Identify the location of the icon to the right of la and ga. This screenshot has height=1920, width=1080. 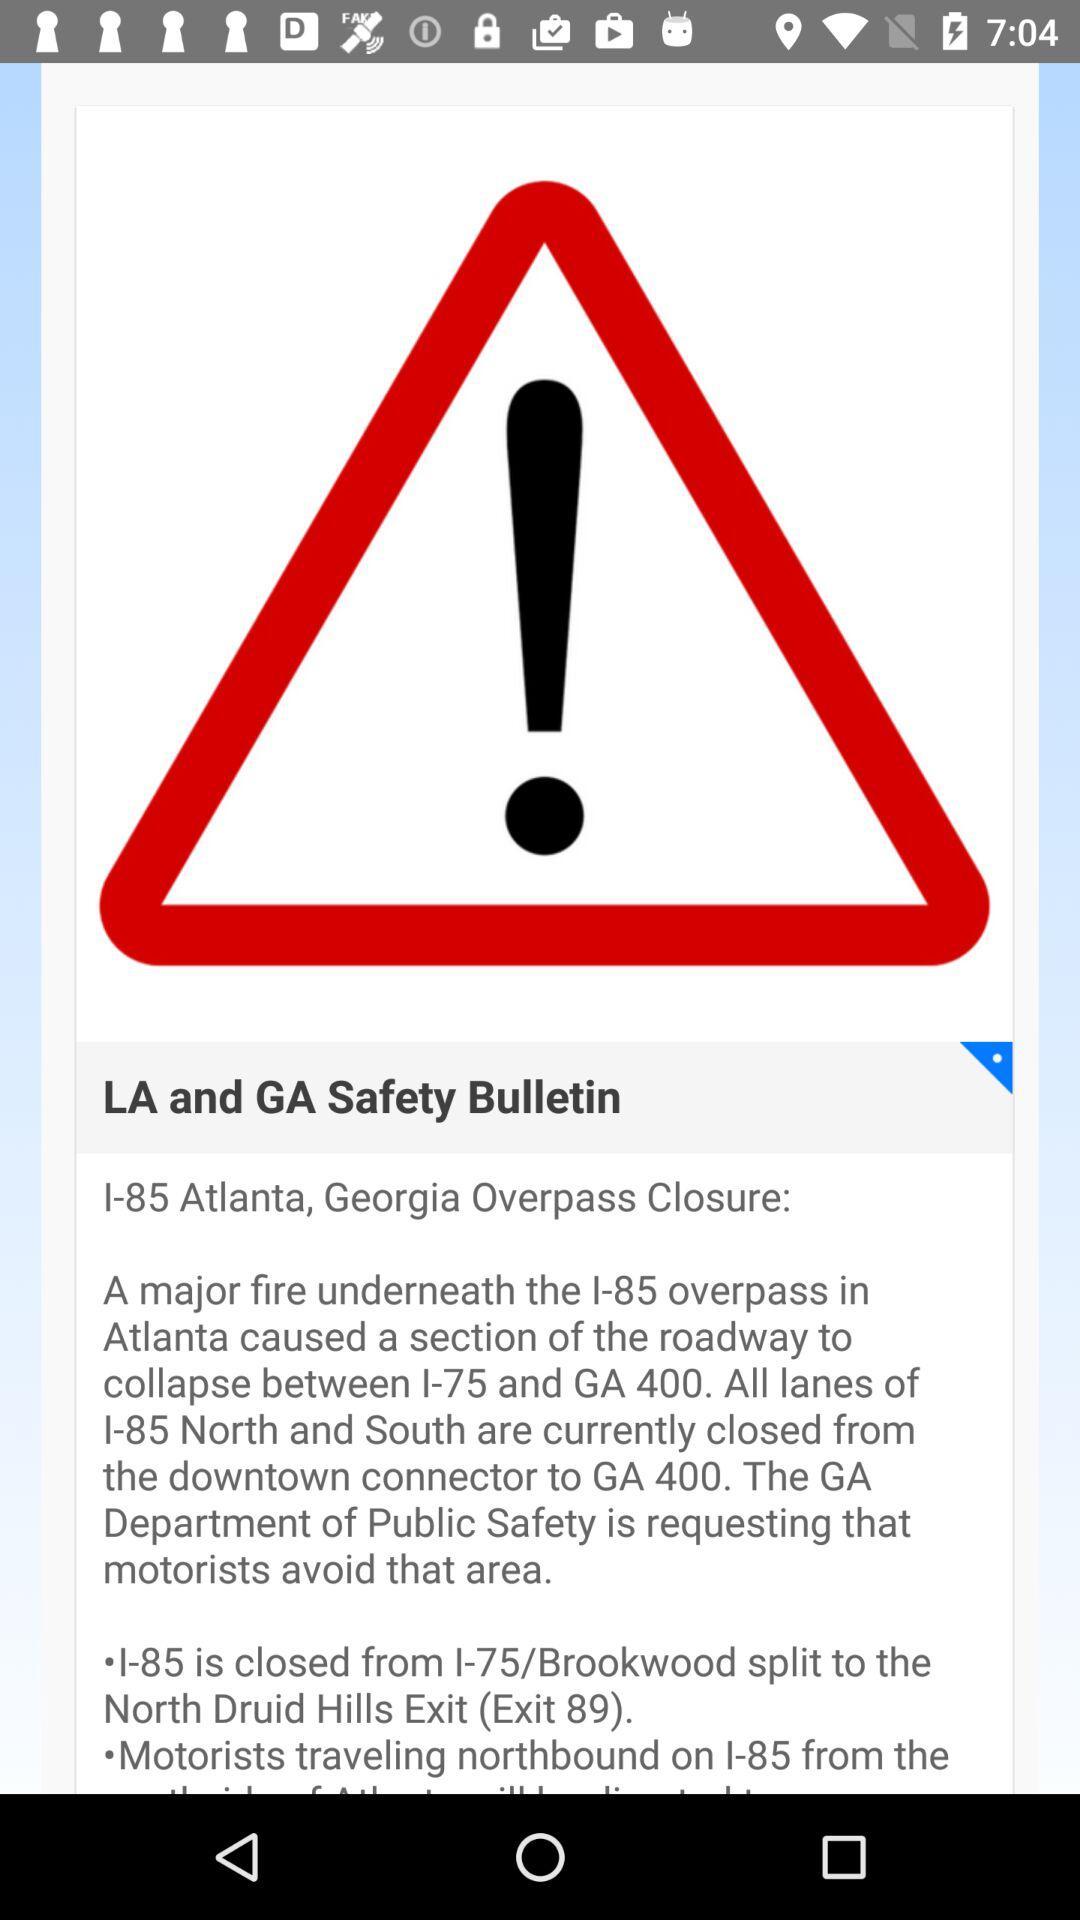
(985, 1066).